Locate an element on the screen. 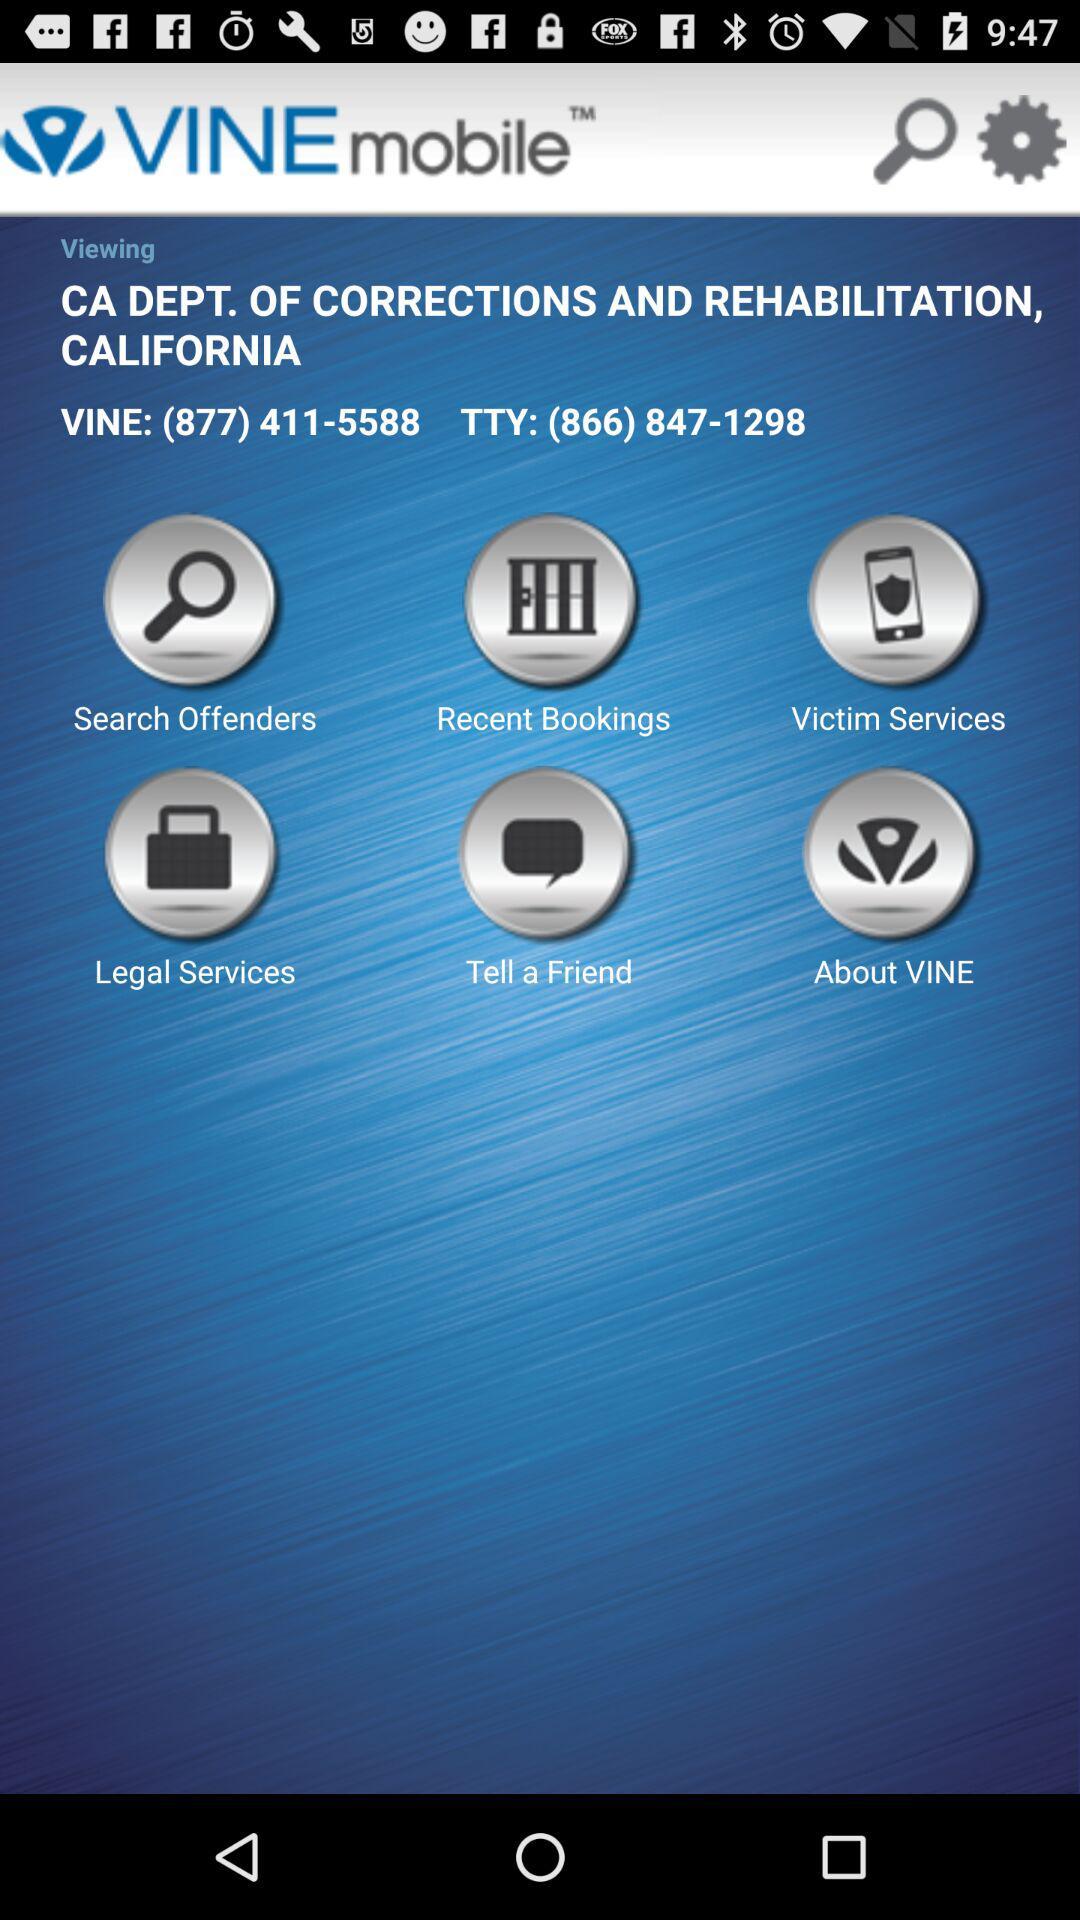  the item below search offenders icon is located at coordinates (548, 878).